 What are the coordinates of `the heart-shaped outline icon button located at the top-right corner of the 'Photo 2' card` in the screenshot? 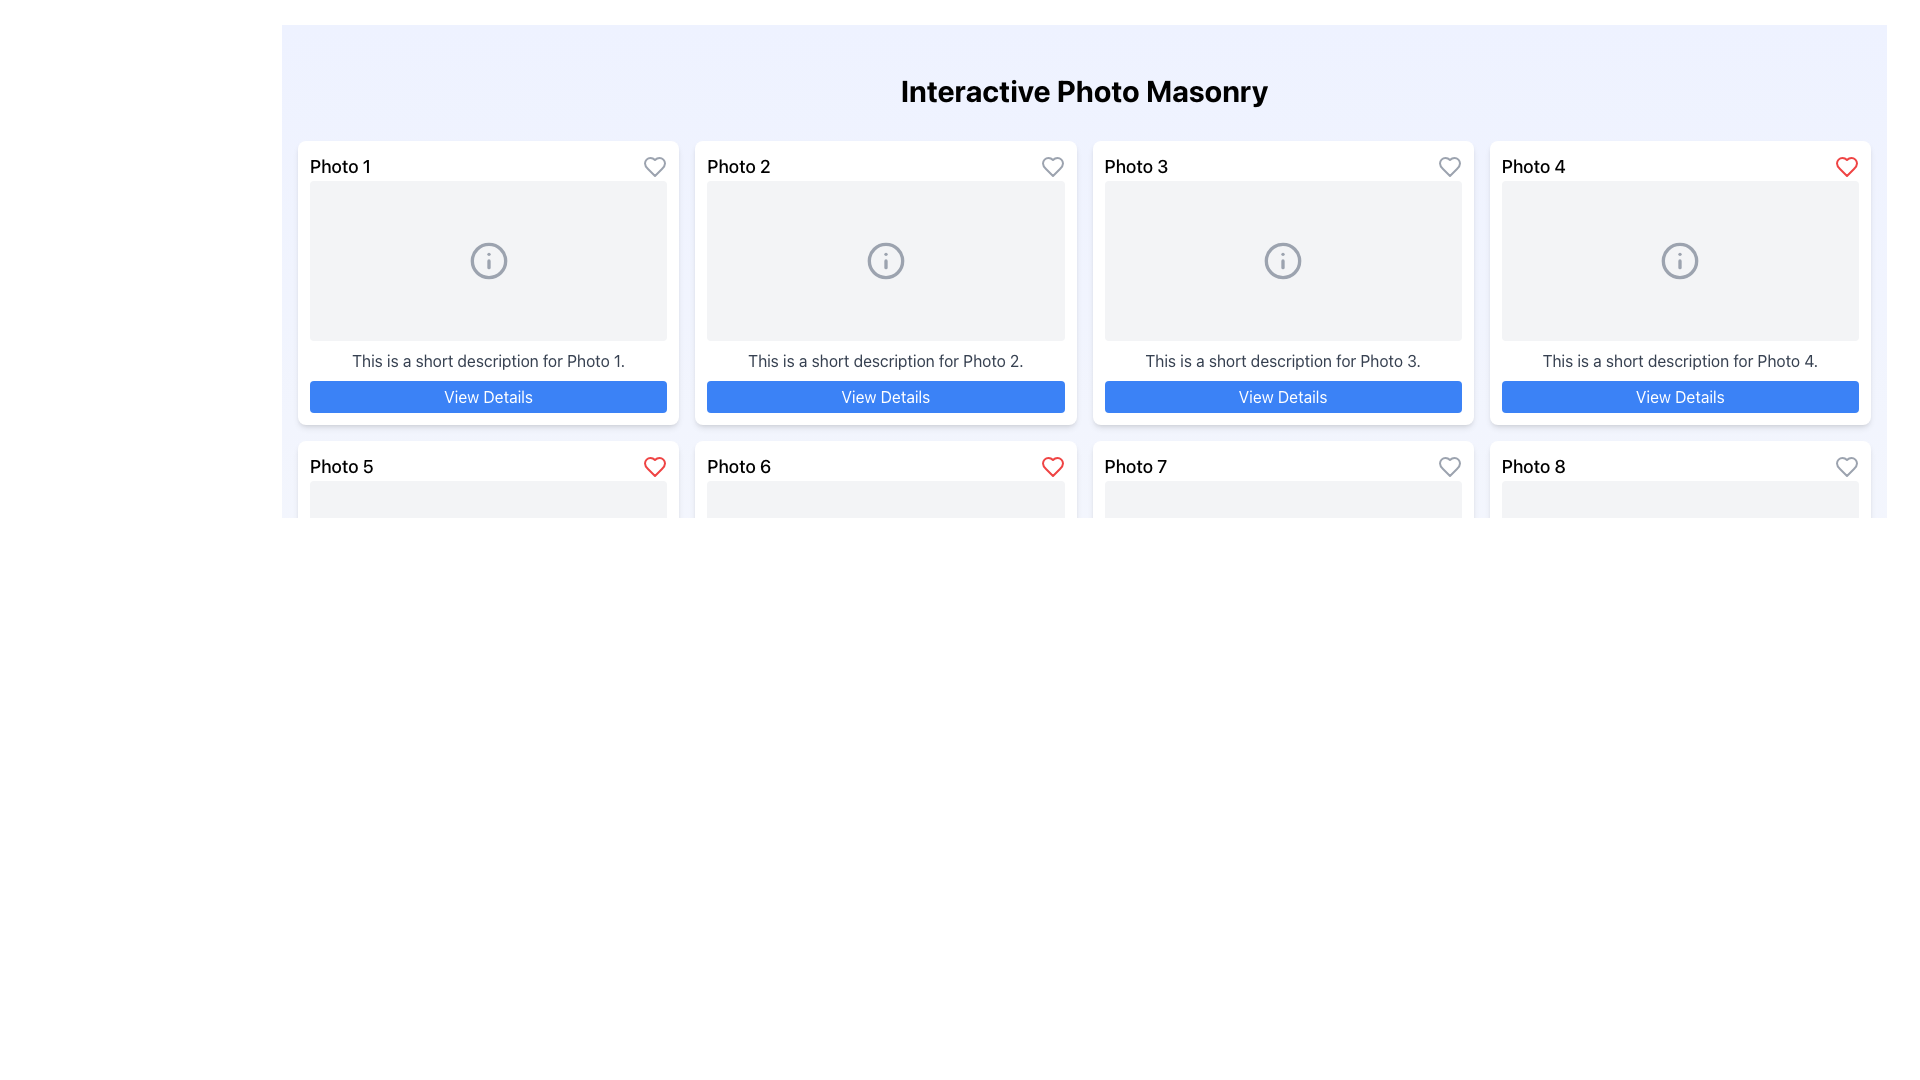 It's located at (1051, 165).